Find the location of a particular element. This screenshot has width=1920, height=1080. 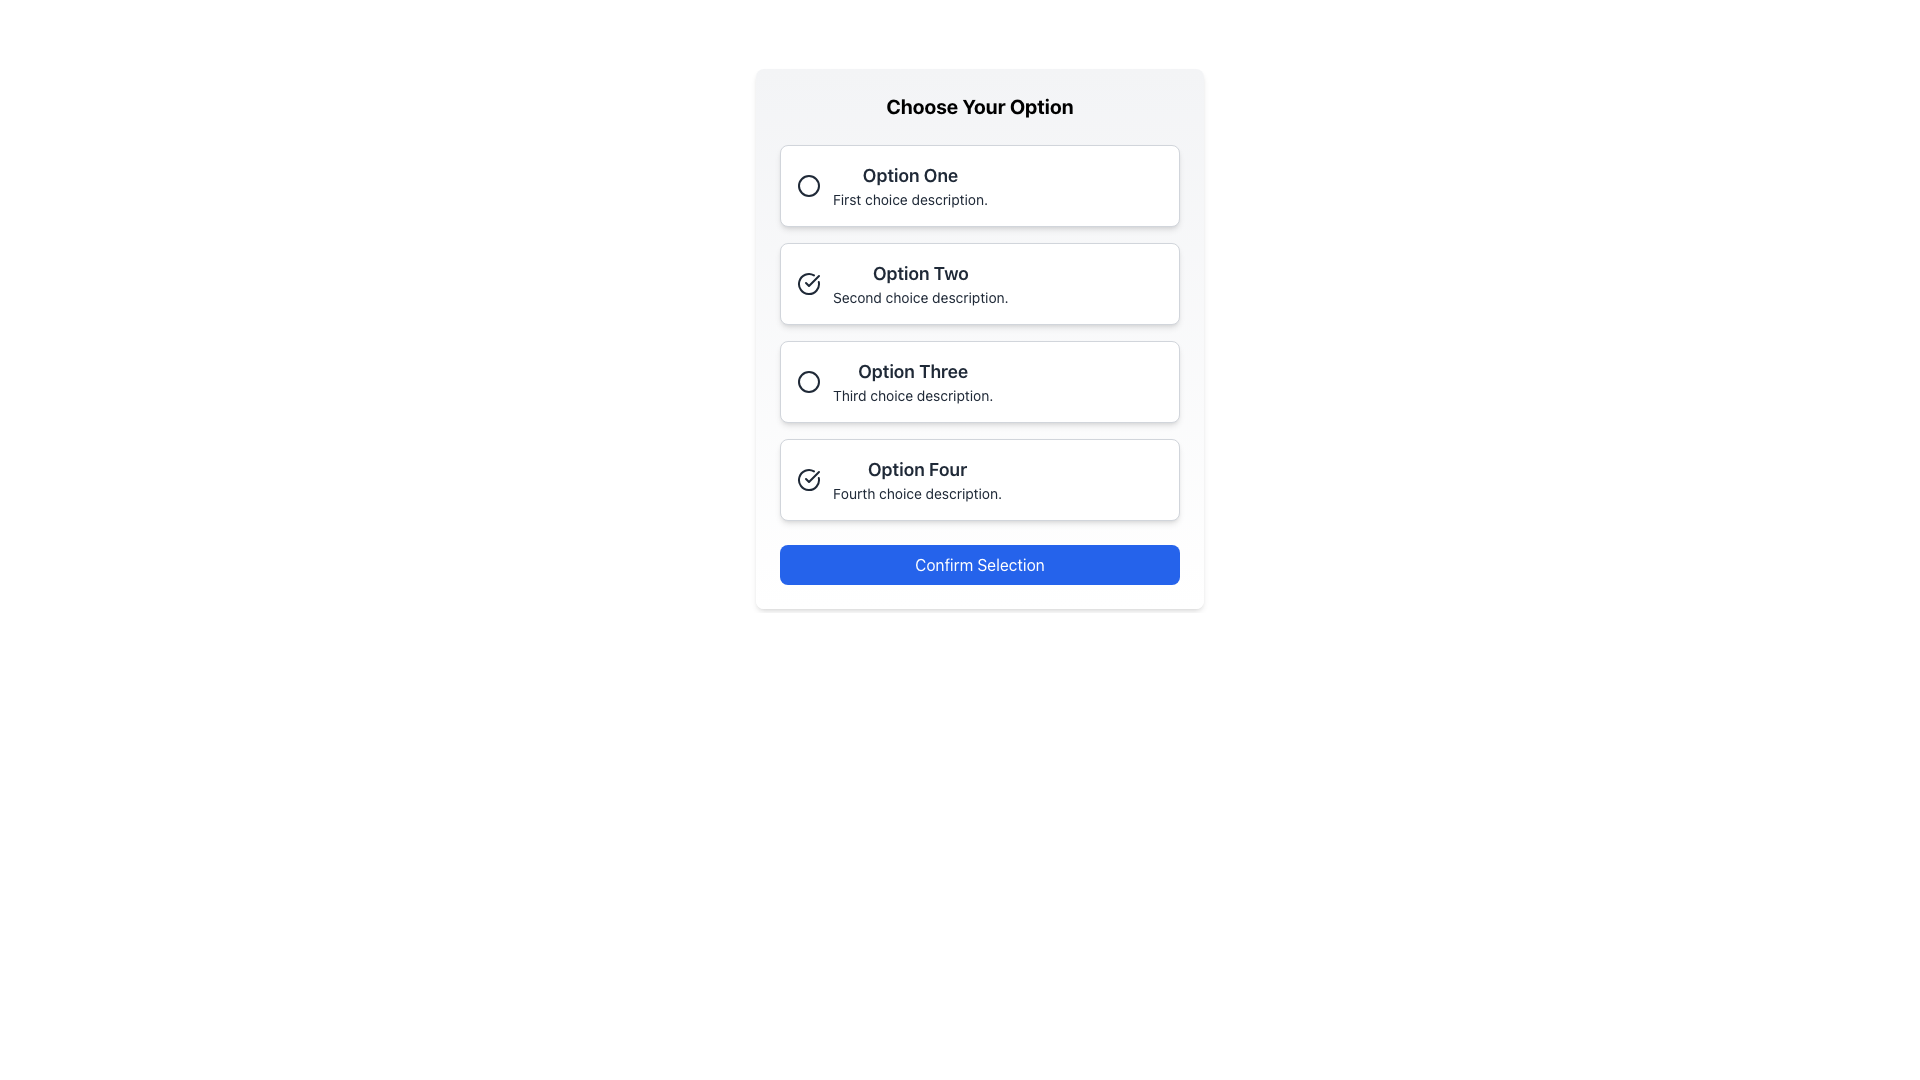

the visual cue icon indicating selection or validation located inside the second option's selection box next to the text labeled 'Option Two' is located at coordinates (812, 281).